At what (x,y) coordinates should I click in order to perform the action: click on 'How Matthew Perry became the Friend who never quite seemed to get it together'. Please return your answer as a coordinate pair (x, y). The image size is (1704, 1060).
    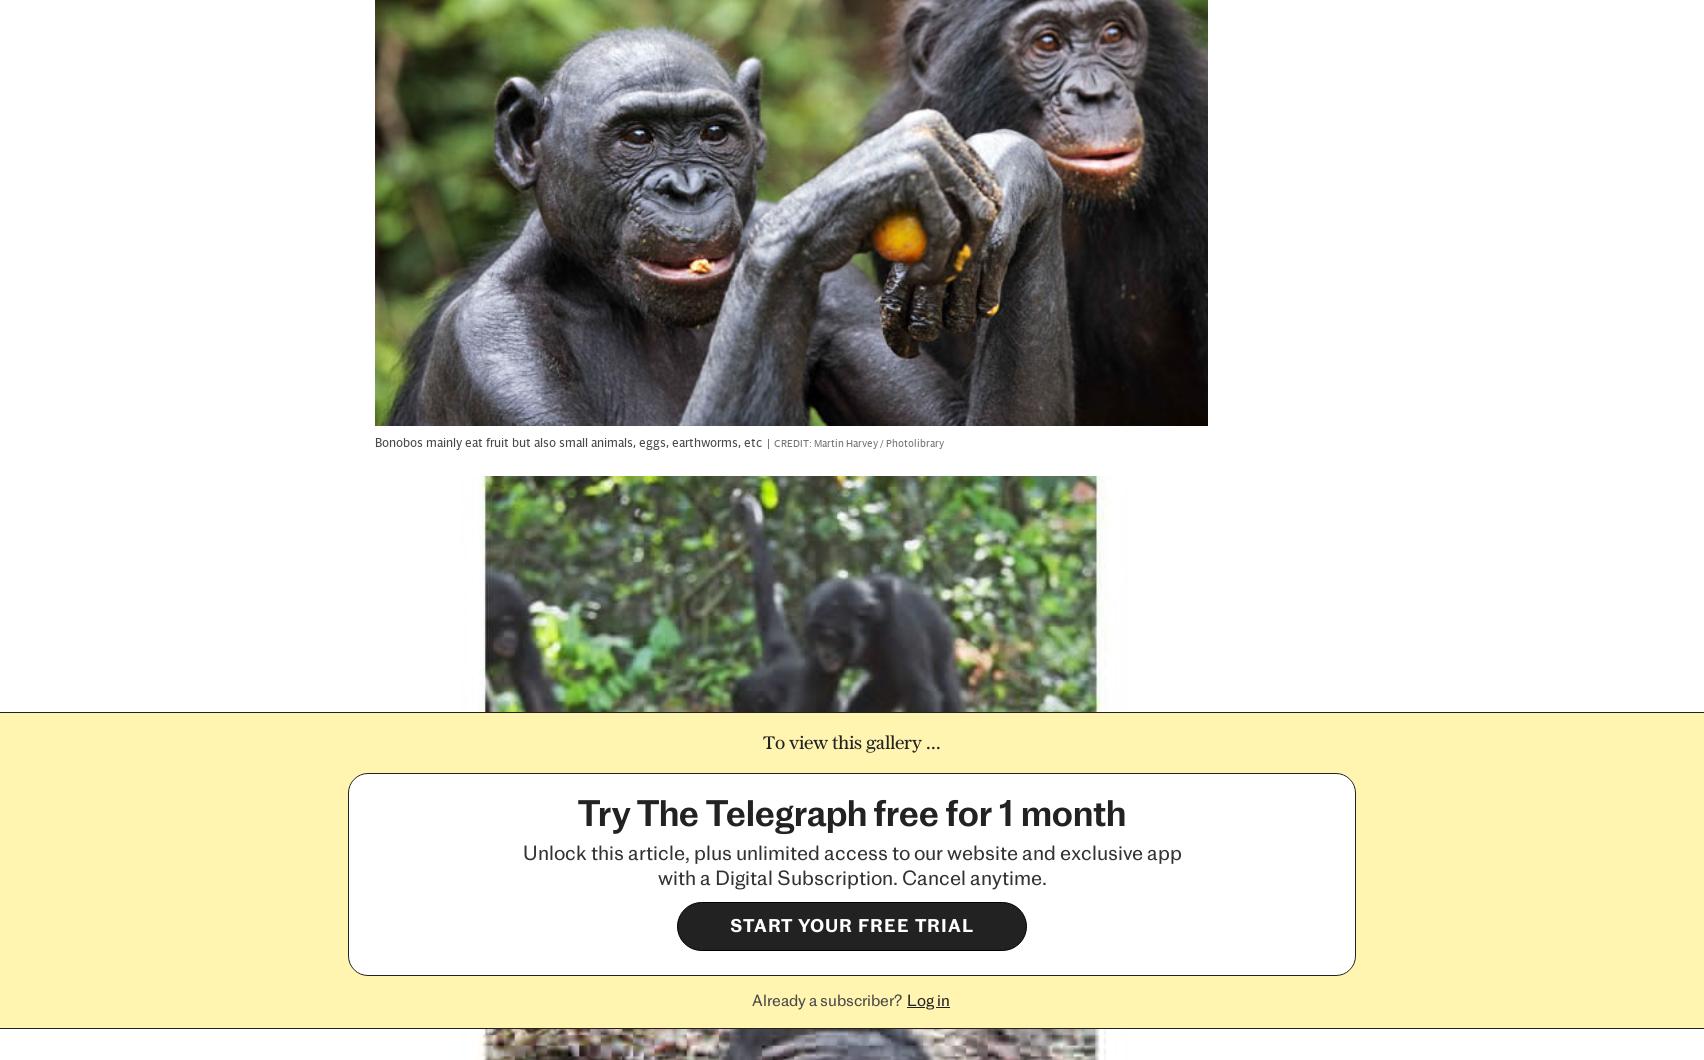
    Looking at the image, I should click on (239, 578).